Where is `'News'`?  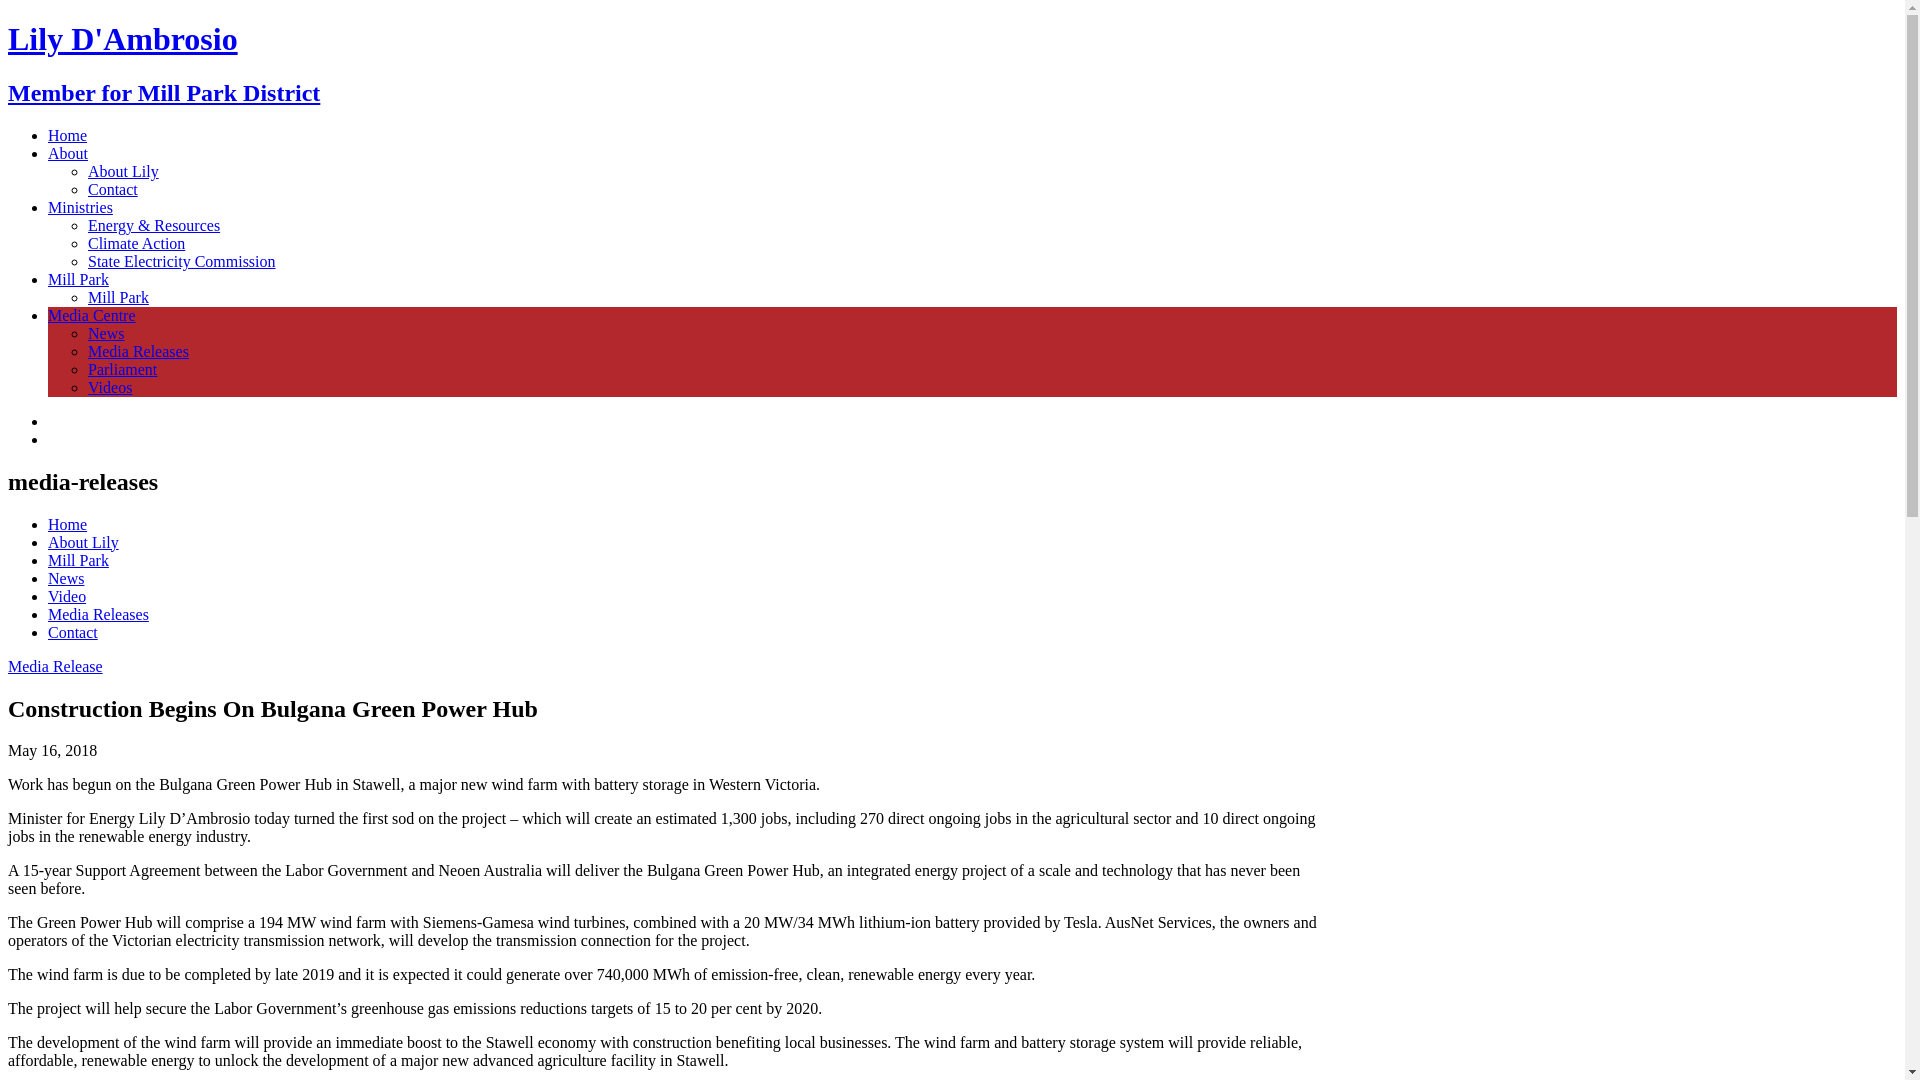 'News' is located at coordinates (66, 578).